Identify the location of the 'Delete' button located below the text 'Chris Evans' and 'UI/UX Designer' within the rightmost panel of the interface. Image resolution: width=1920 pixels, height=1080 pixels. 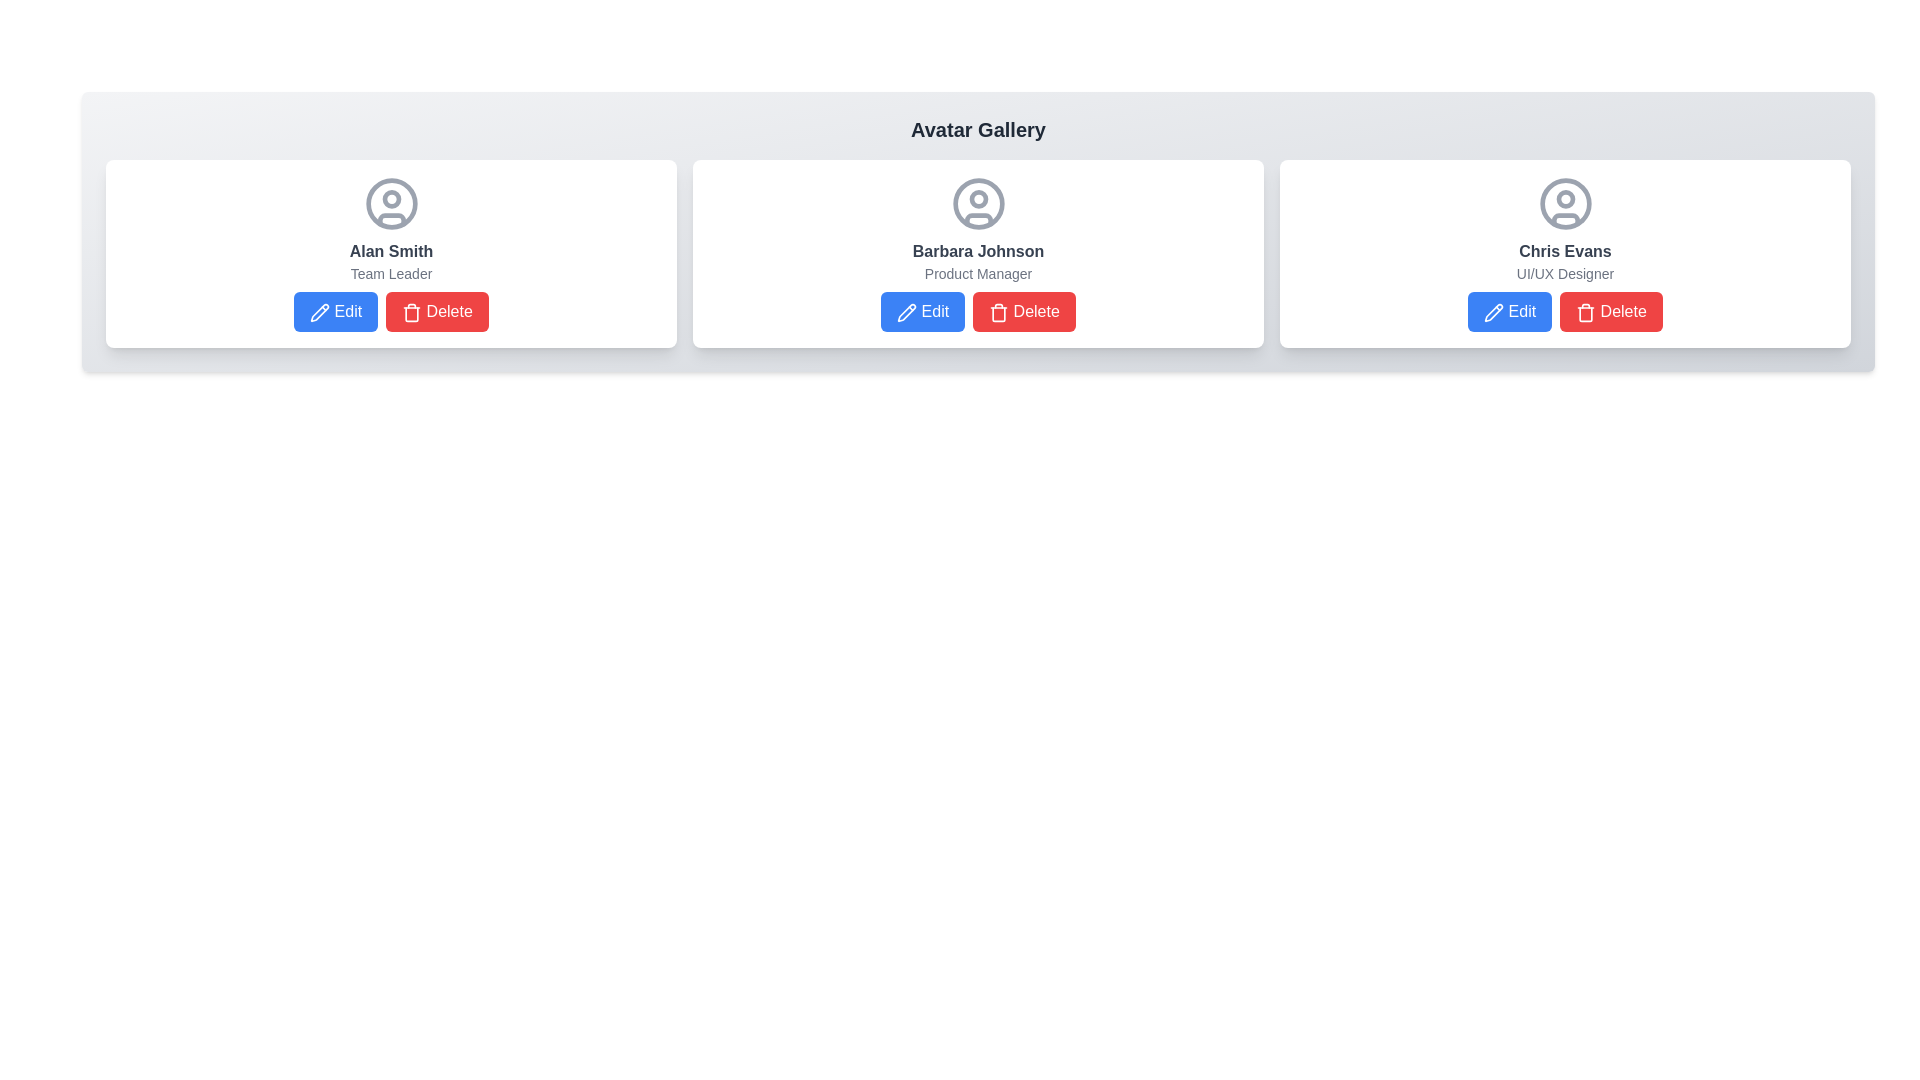
(1564, 312).